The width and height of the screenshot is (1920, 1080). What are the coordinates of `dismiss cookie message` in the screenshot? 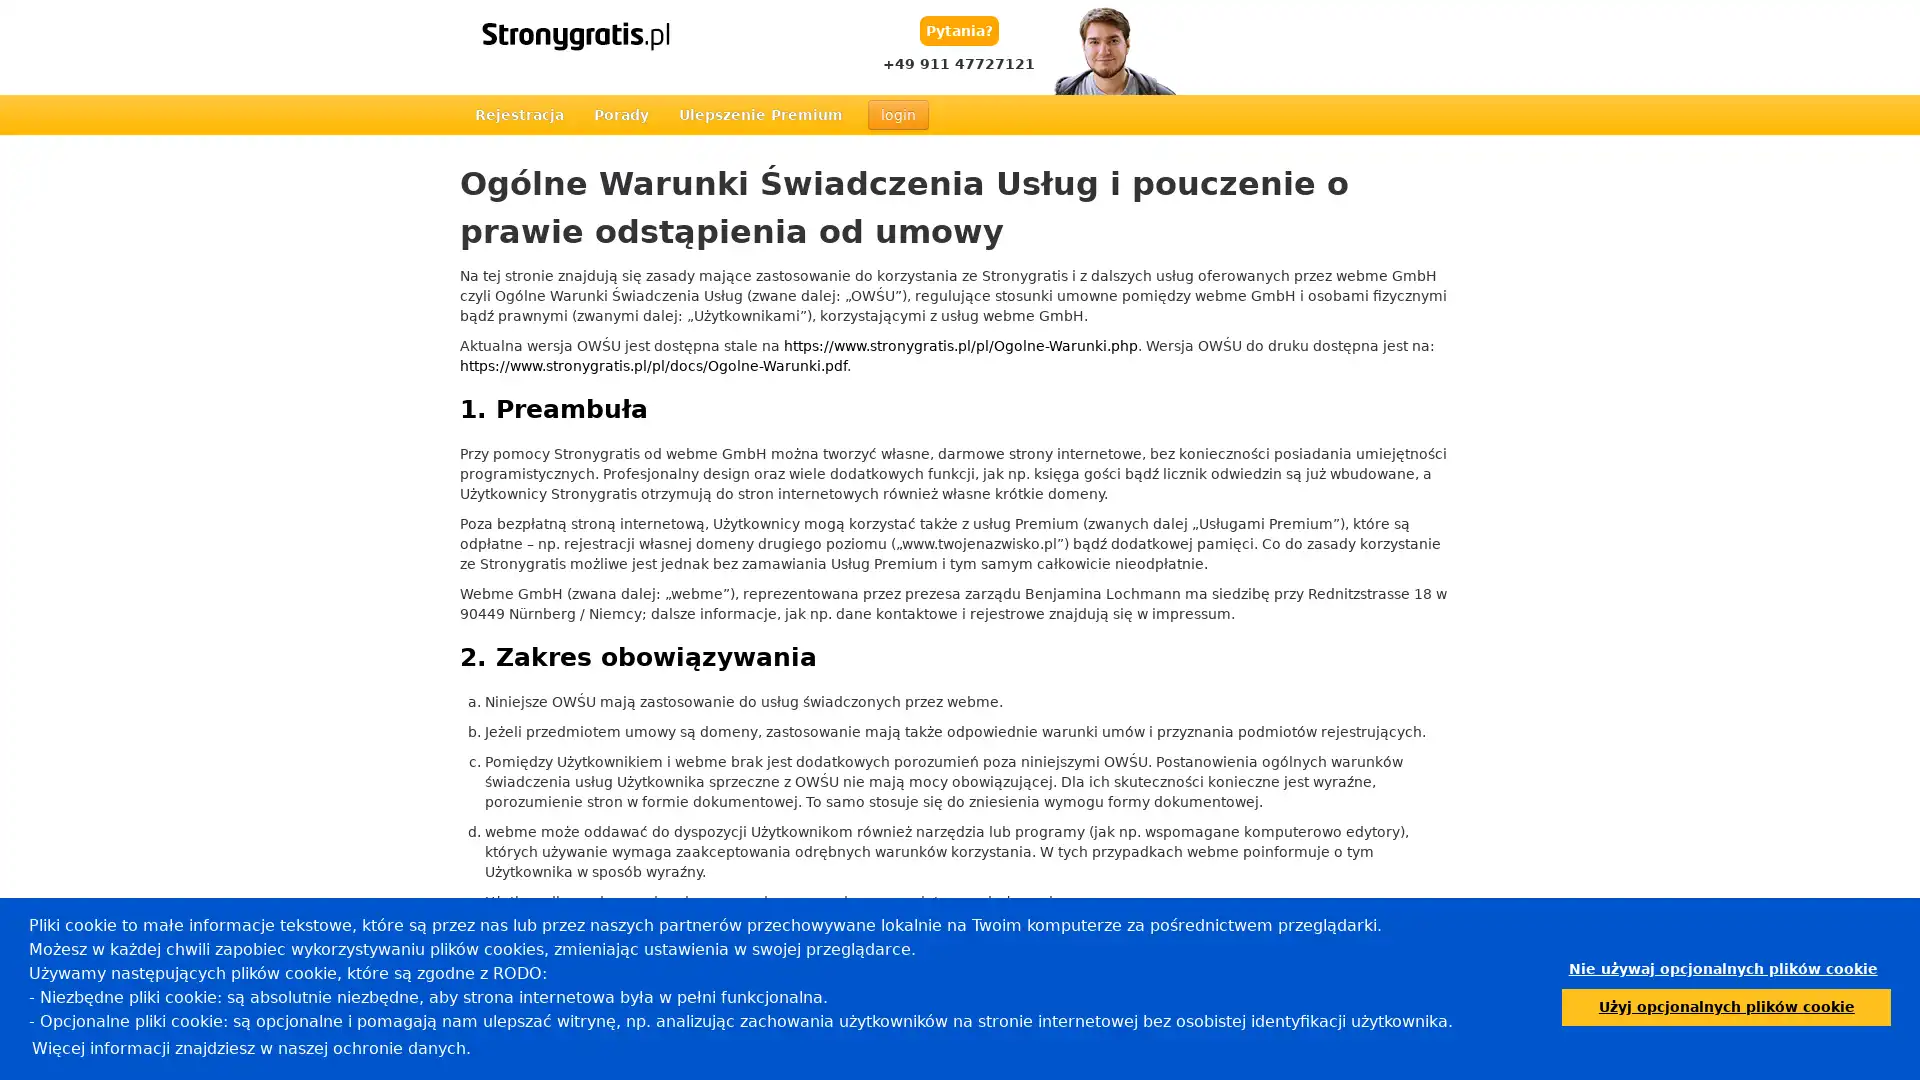 It's located at (1722, 968).